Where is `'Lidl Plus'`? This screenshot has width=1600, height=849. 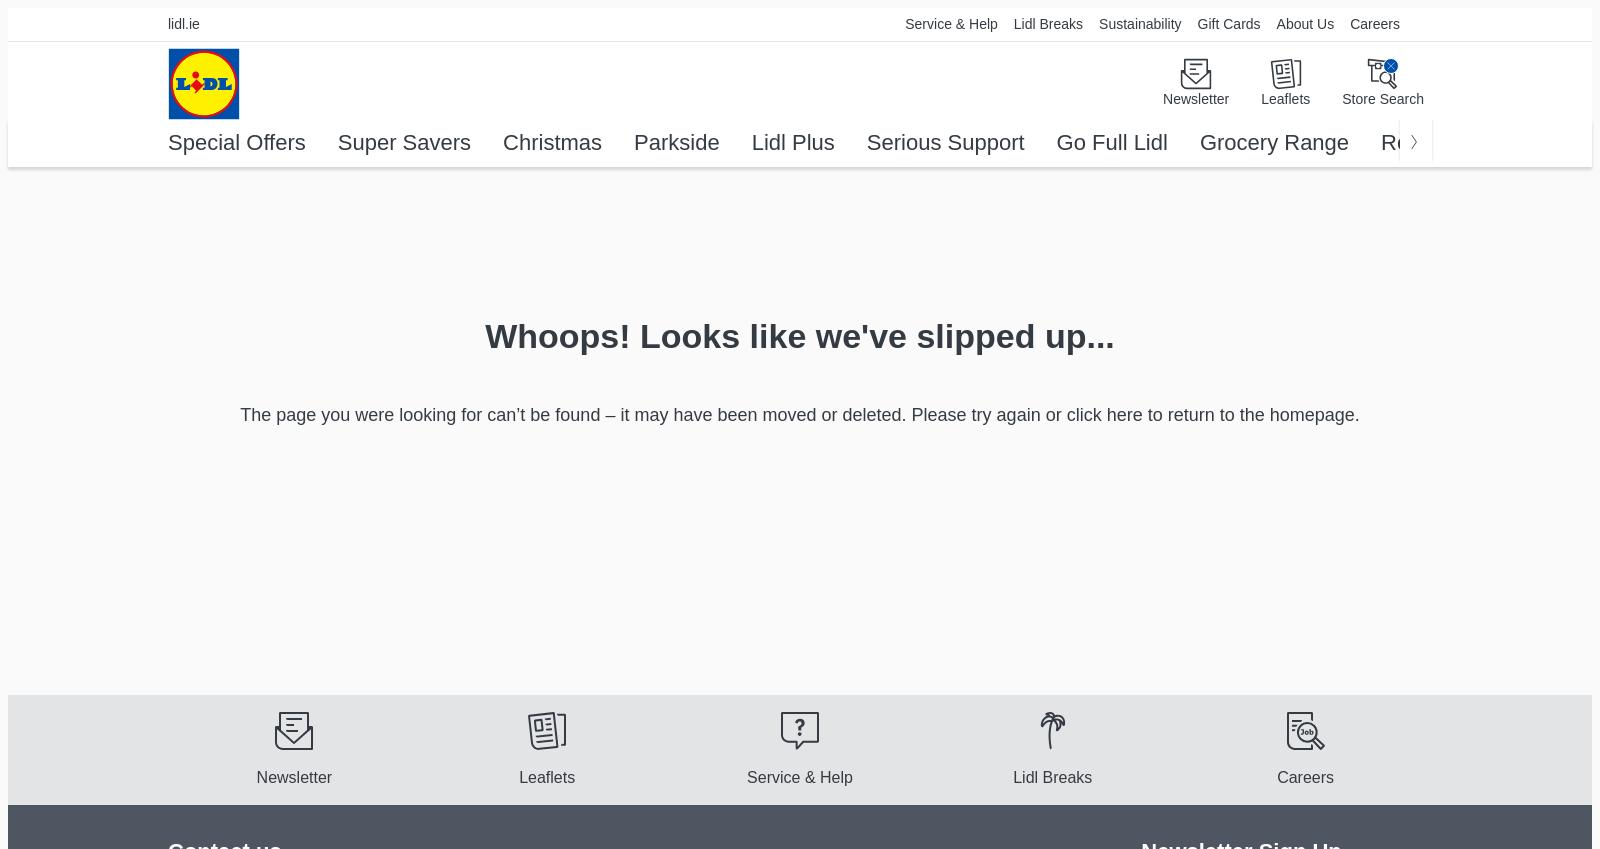 'Lidl Plus' is located at coordinates (792, 142).